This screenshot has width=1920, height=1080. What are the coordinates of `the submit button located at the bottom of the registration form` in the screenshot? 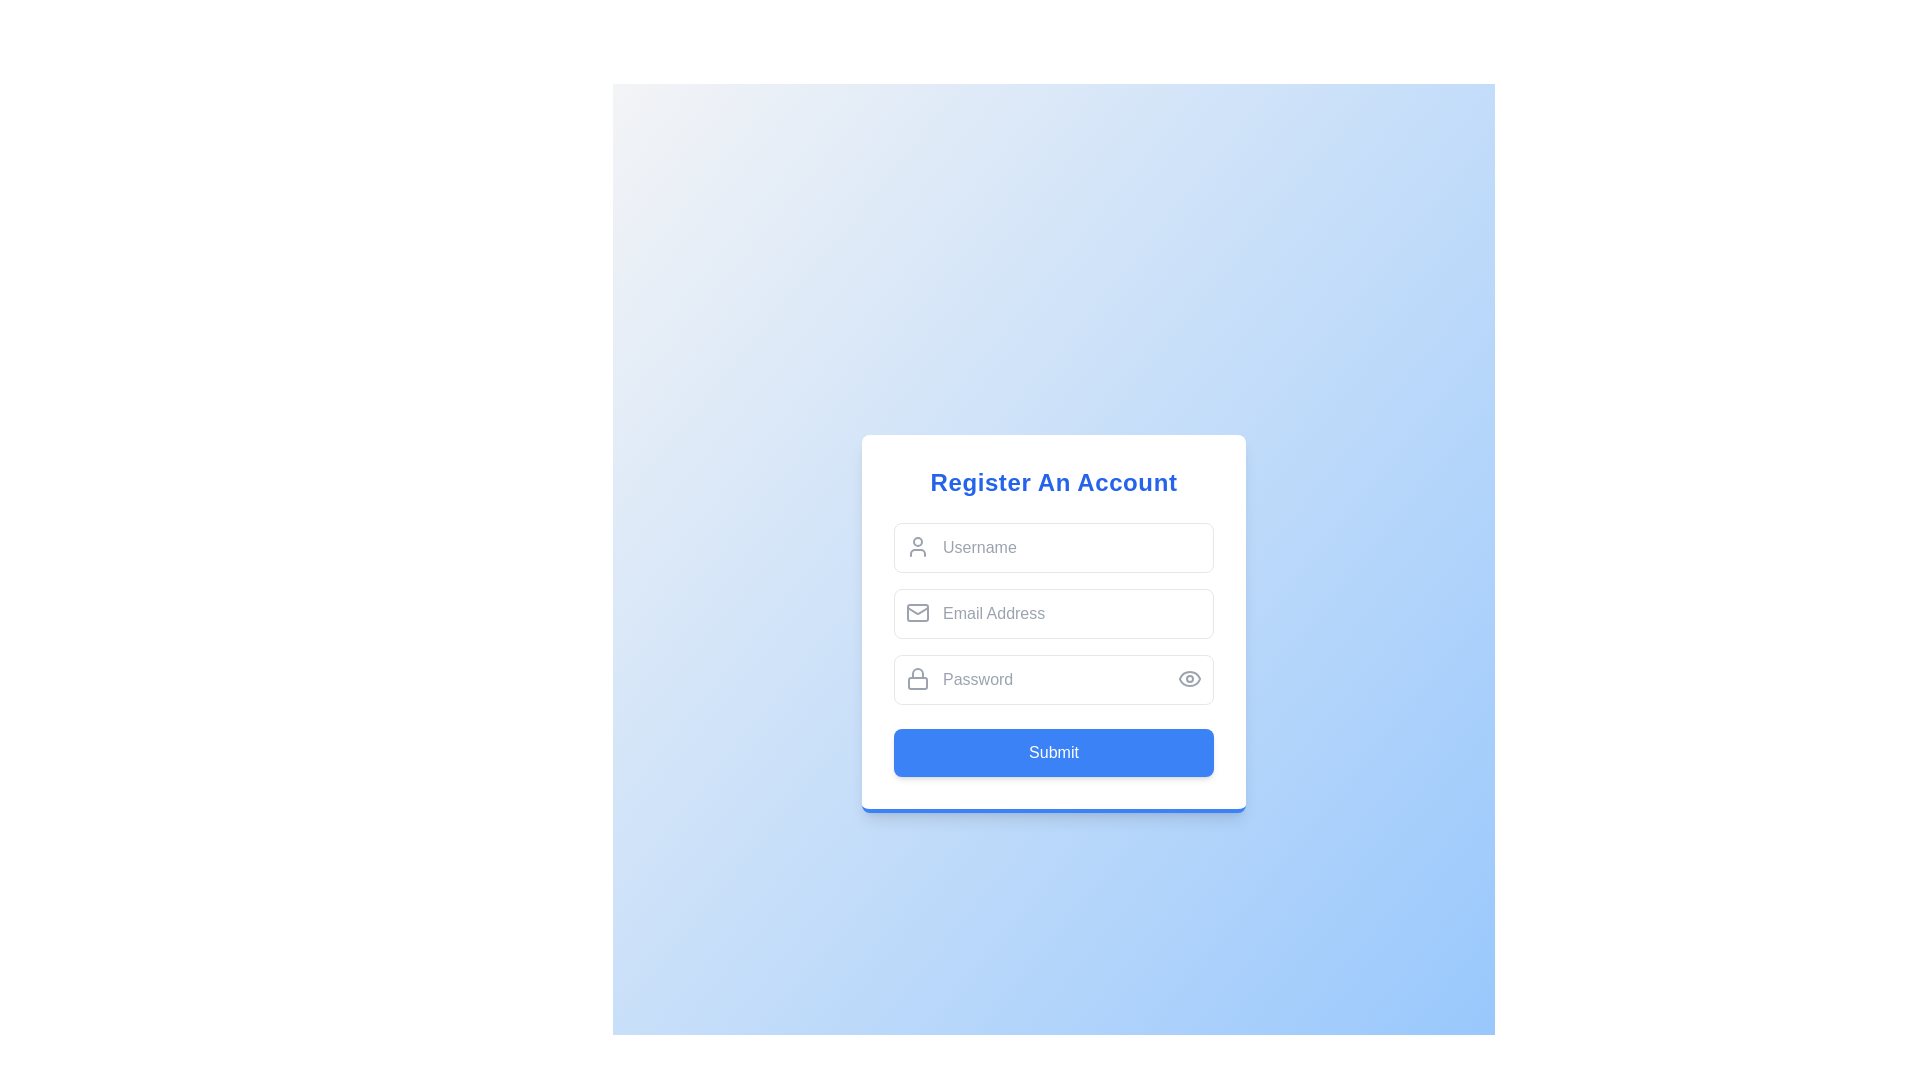 It's located at (1053, 752).